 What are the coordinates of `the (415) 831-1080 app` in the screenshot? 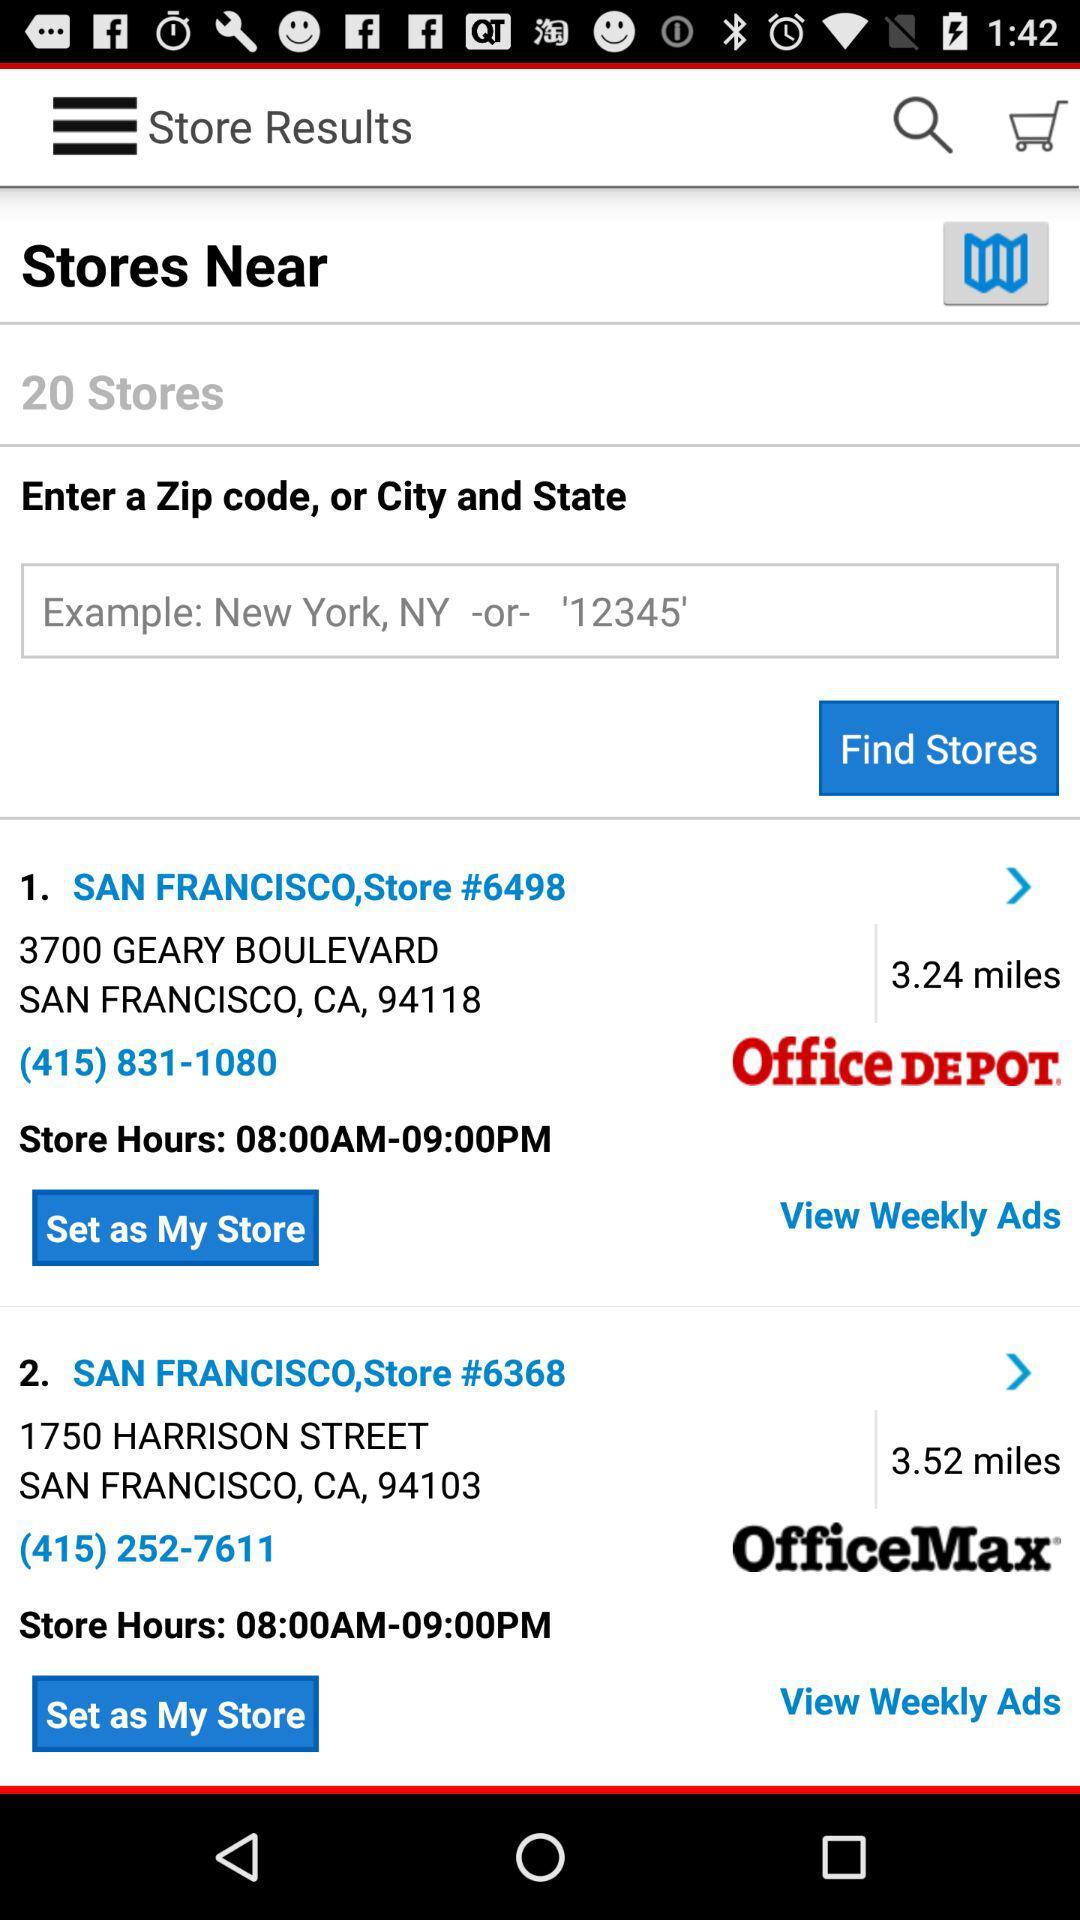 It's located at (147, 1060).